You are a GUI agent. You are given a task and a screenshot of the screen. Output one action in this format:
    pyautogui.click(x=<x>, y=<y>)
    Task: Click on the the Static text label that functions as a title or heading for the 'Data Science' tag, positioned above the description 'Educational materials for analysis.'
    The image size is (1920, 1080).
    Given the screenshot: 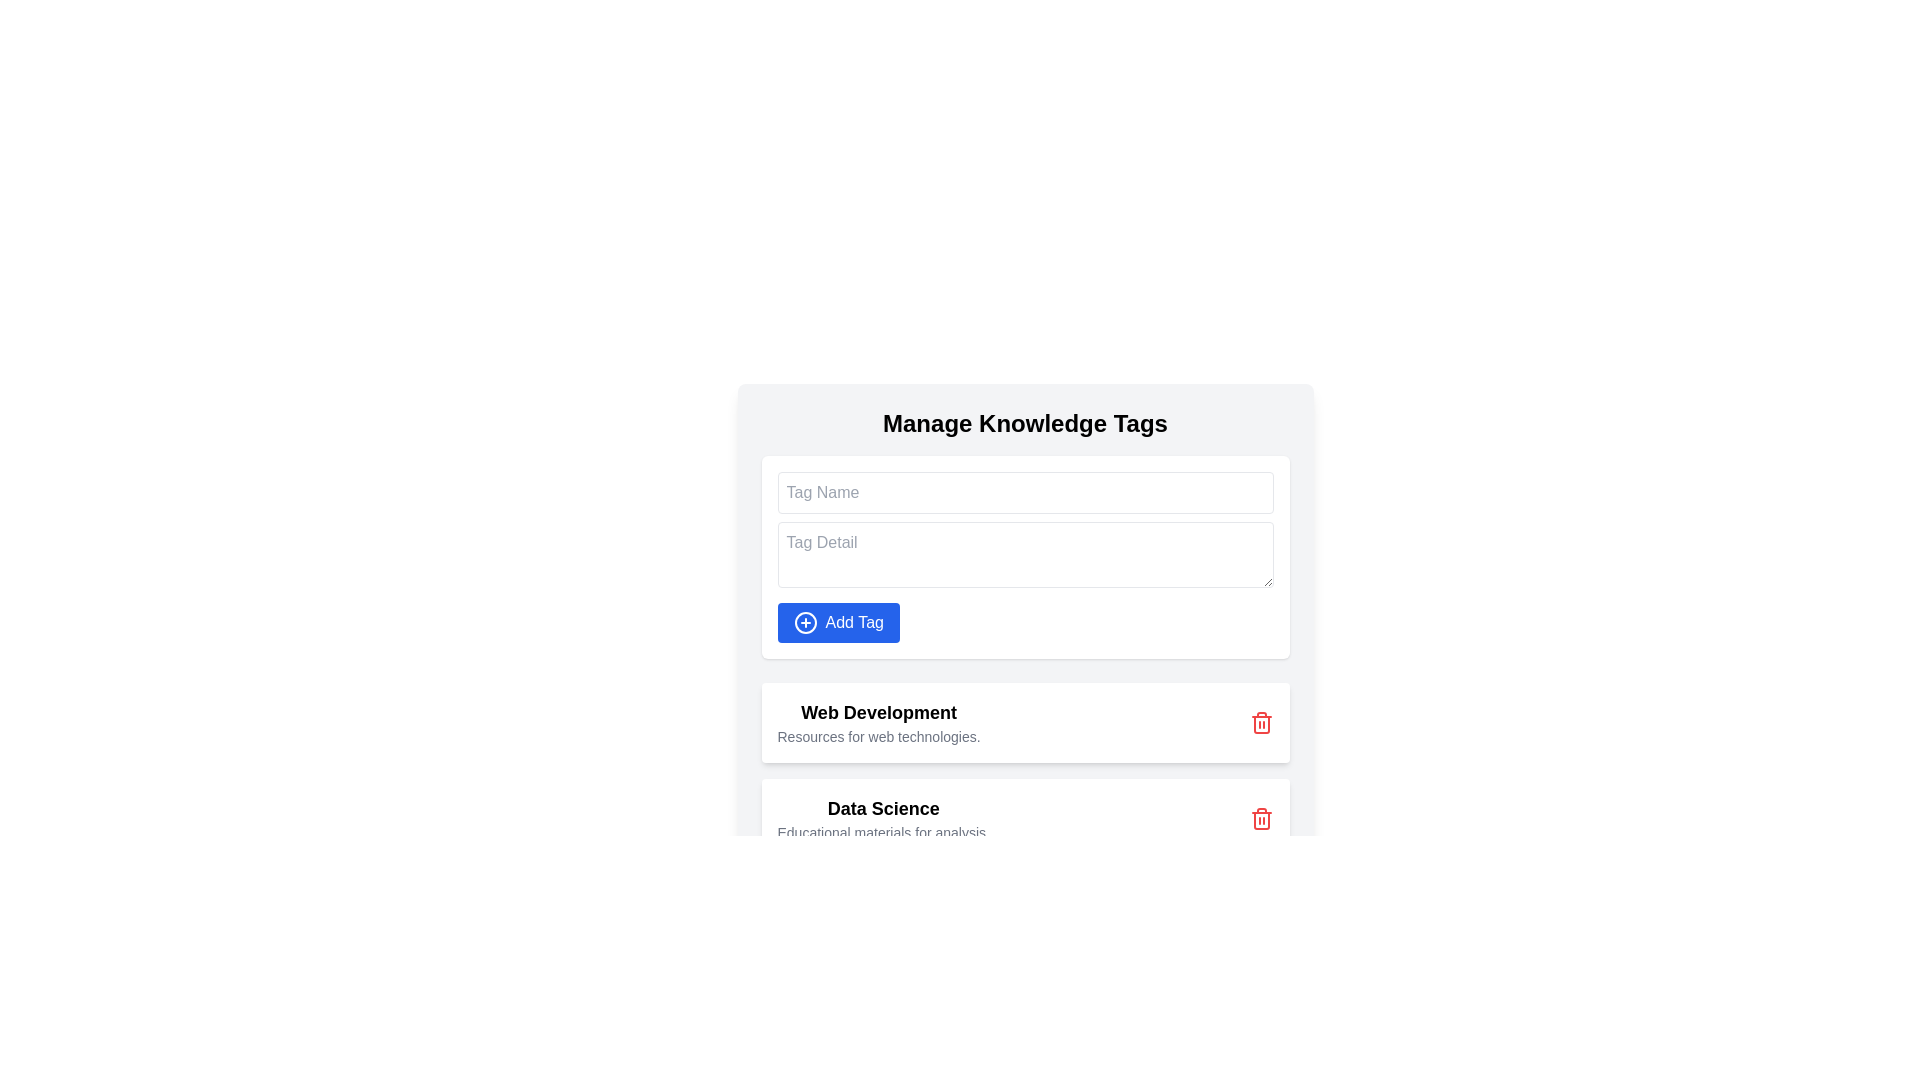 What is the action you would take?
    pyautogui.click(x=882, y=808)
    